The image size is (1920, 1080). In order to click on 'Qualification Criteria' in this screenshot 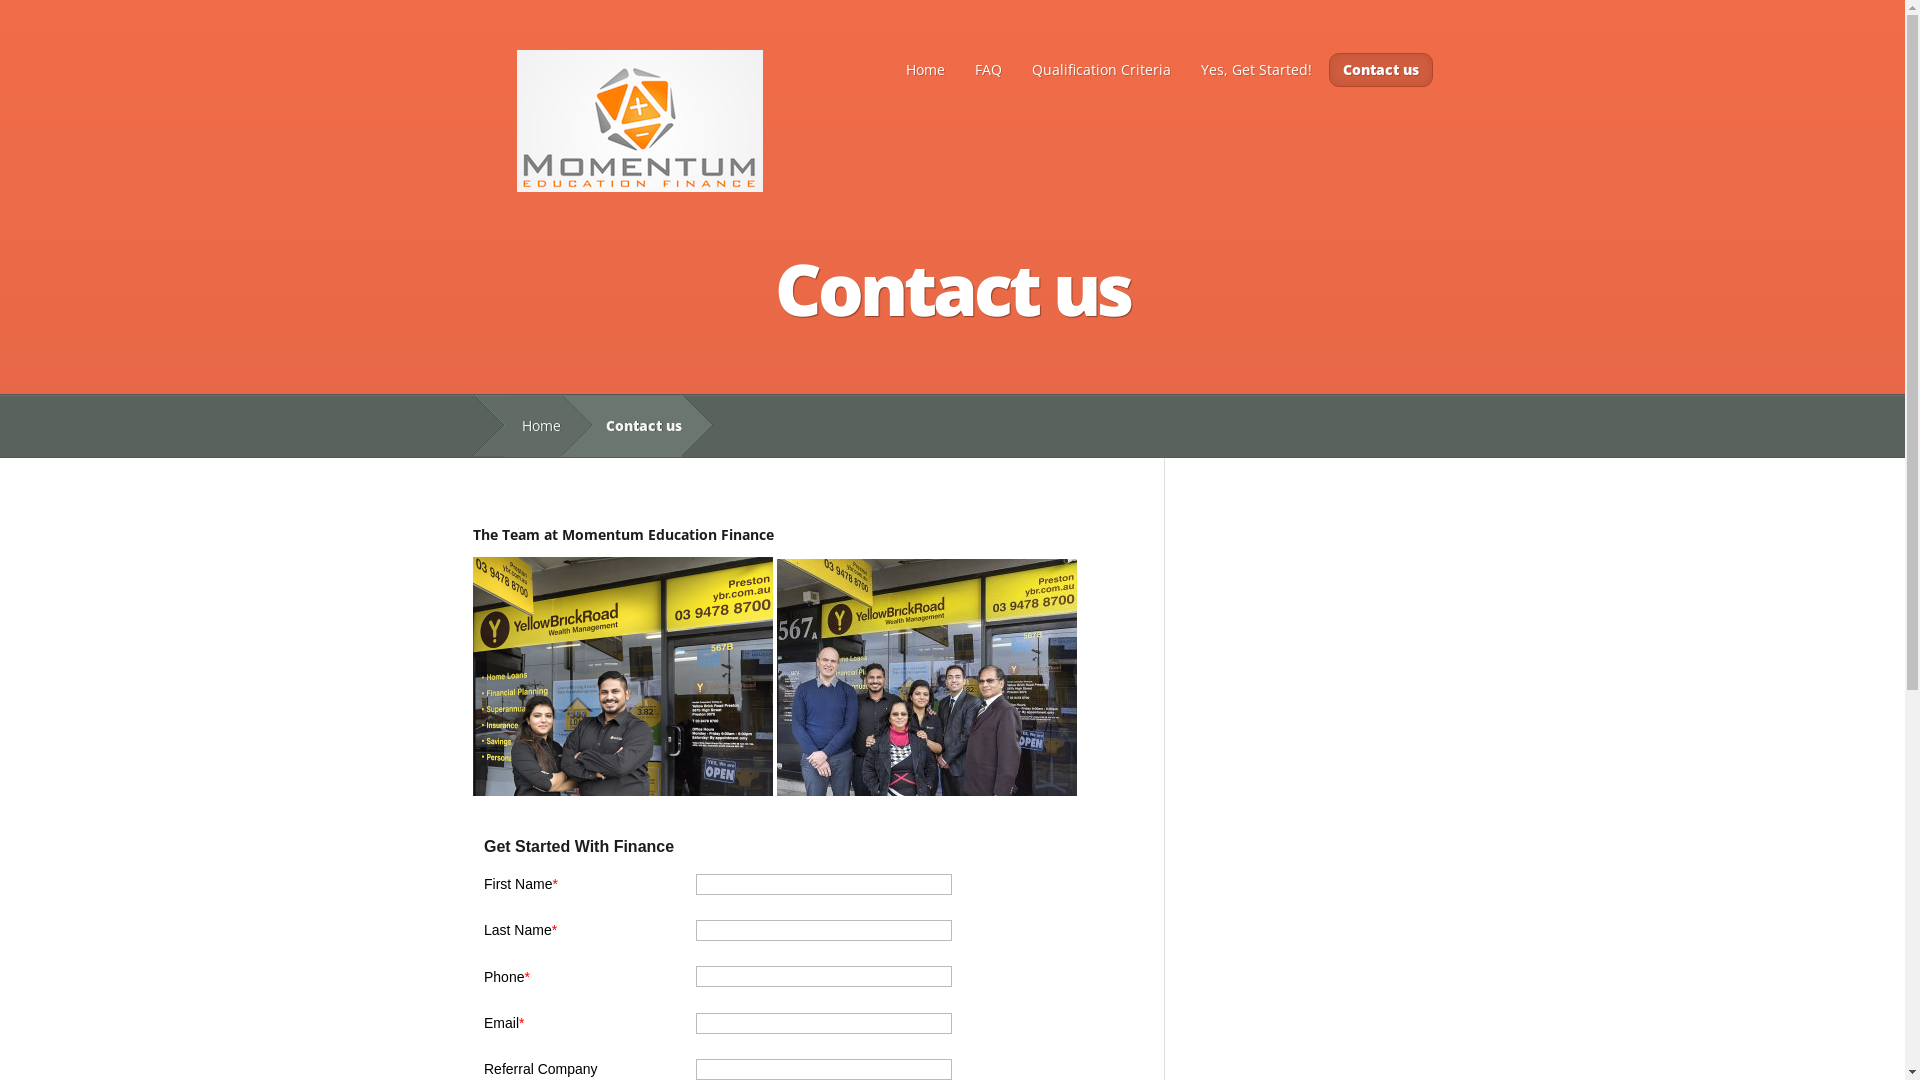, I will do `click(1099, 68)`.